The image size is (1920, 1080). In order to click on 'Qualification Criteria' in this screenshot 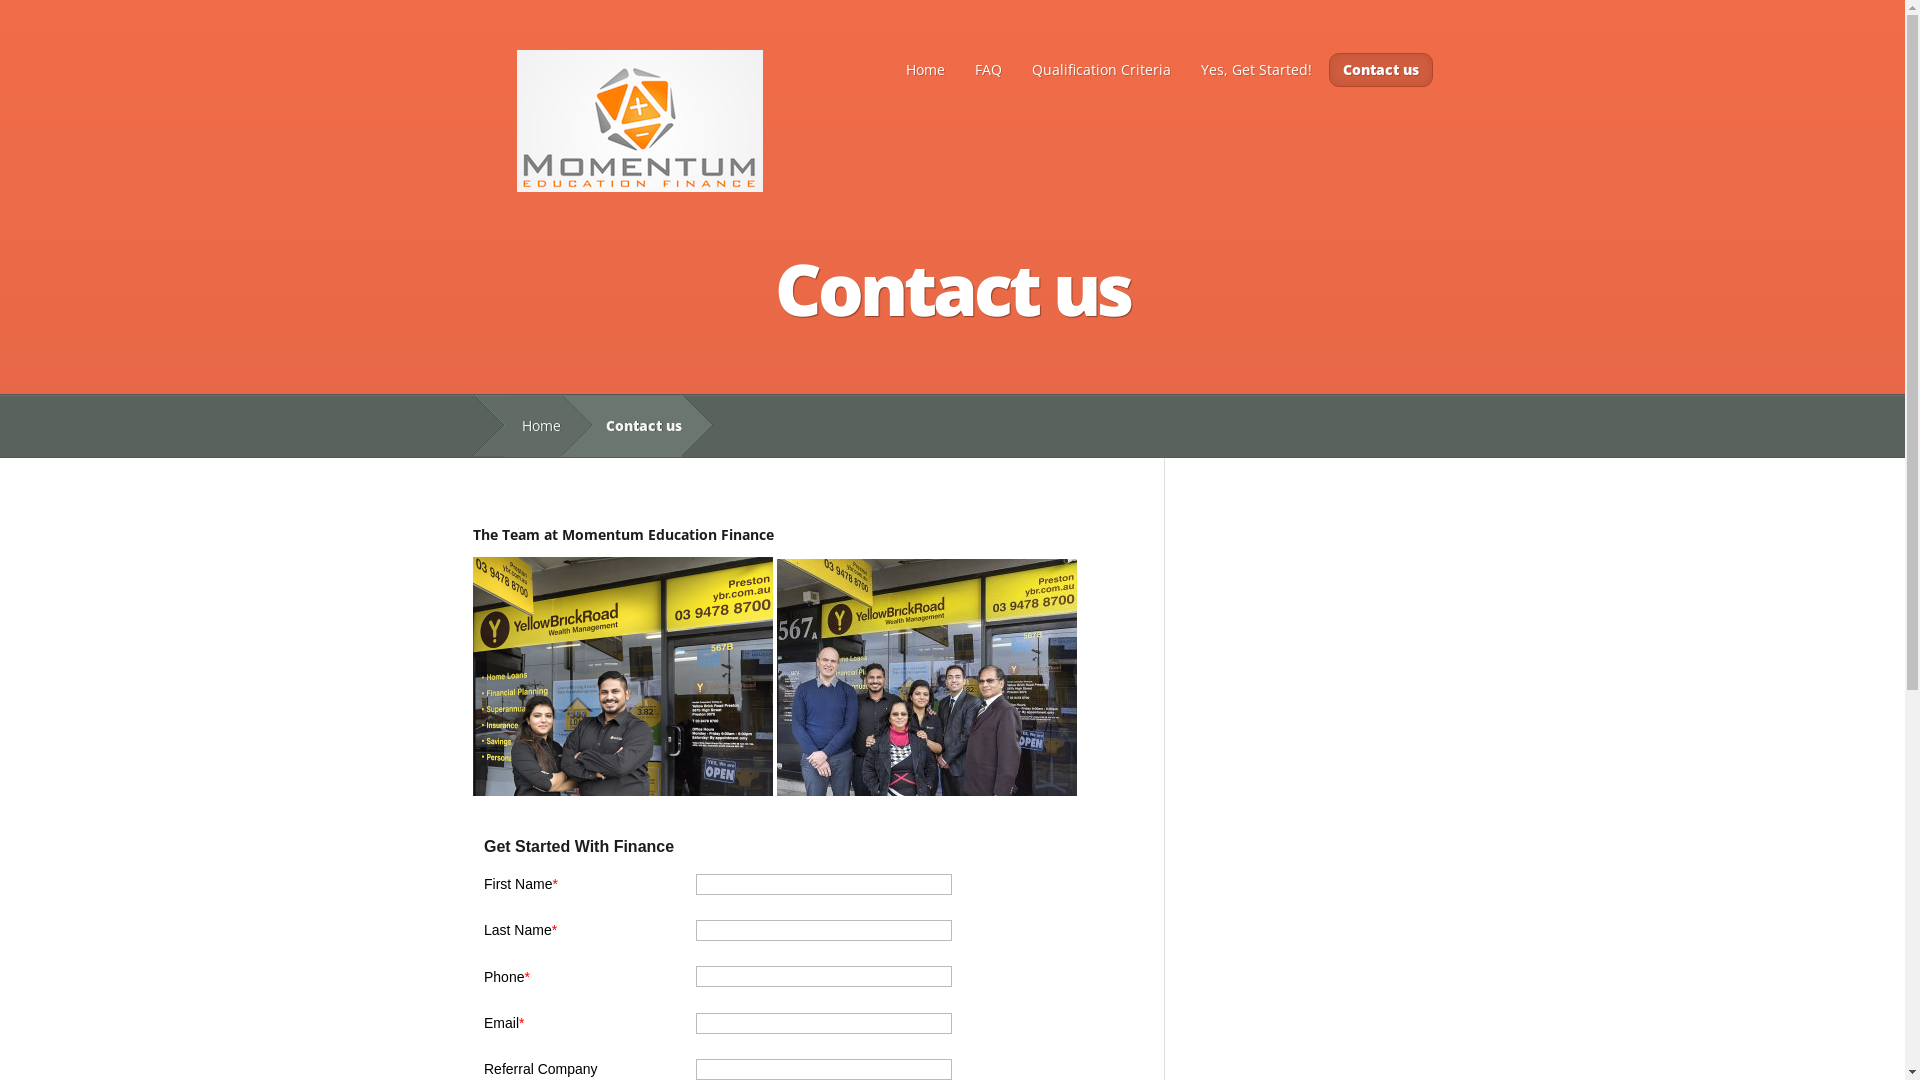, I will do `click(1099, 68)`.